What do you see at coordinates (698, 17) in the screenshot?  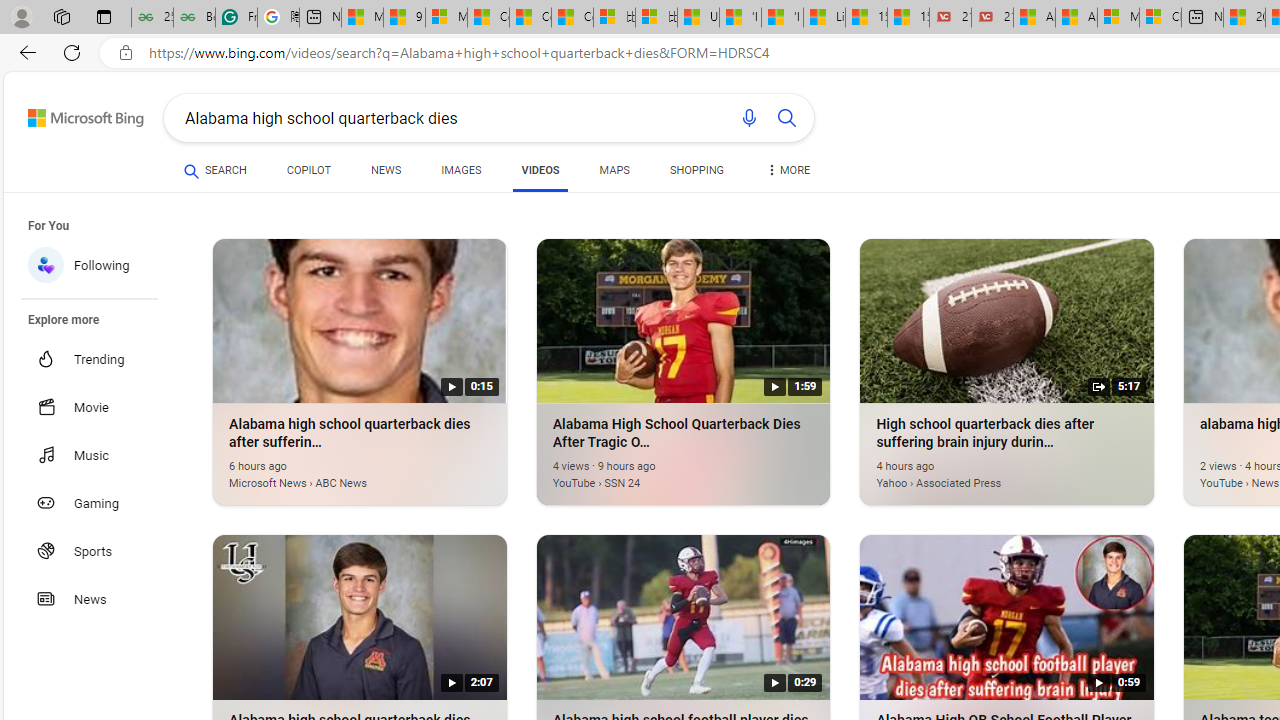 I see `'USA TODAY - MSN'` at bounding box center [698, 17].